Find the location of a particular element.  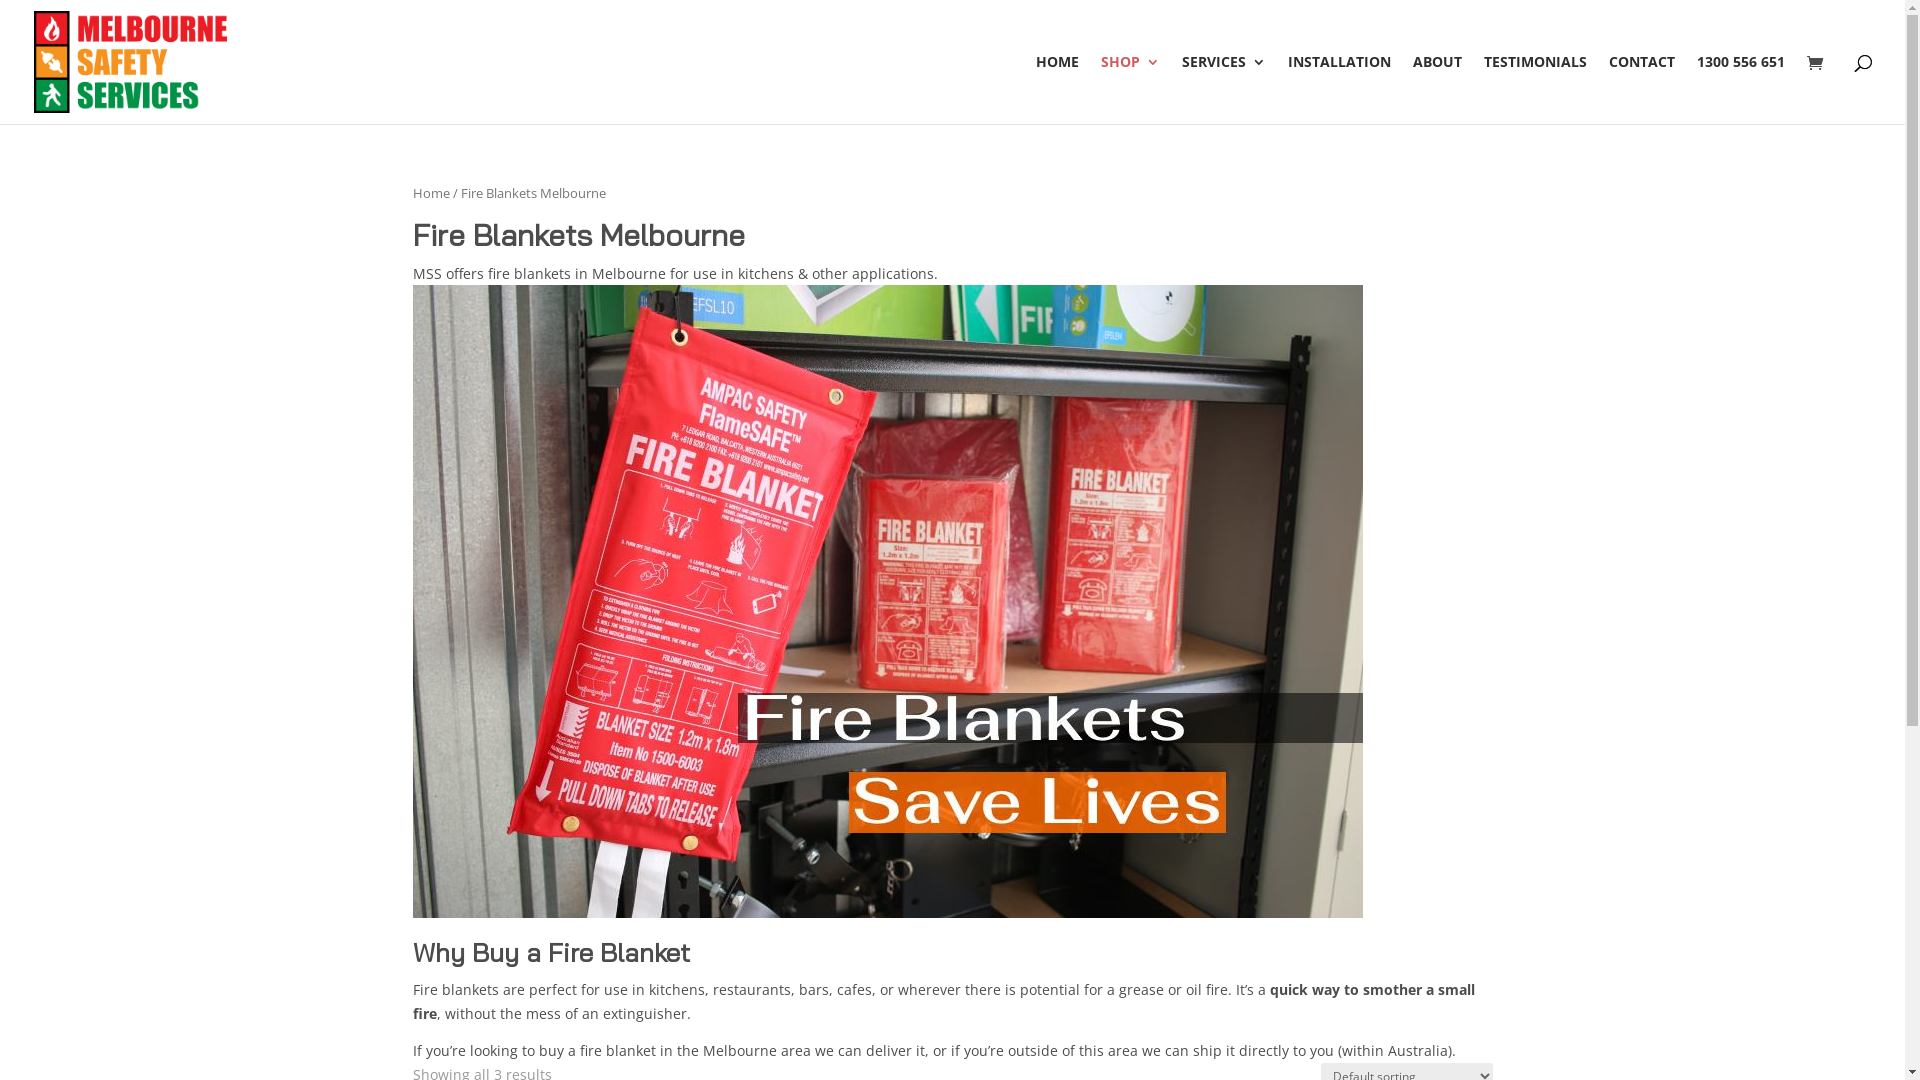

'TESTIMONIALS' is located at coordinates (1534, 88).